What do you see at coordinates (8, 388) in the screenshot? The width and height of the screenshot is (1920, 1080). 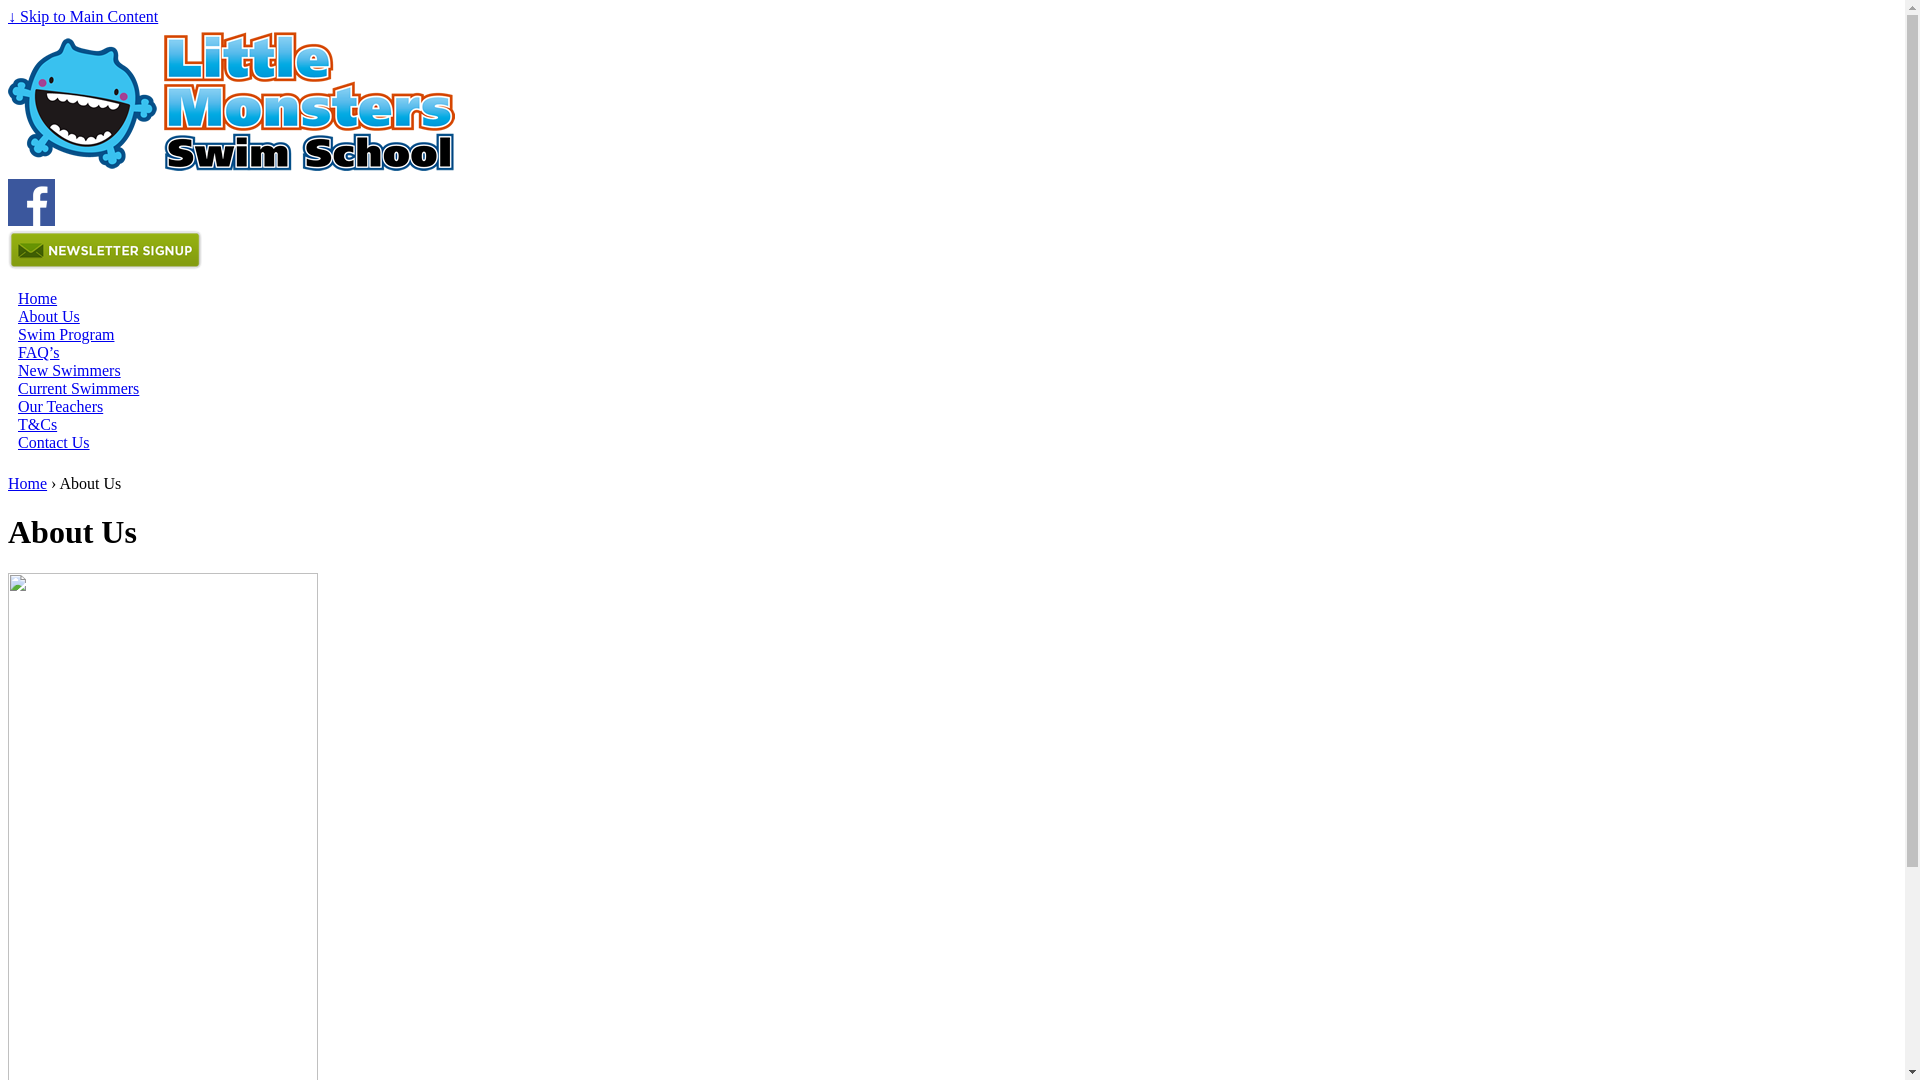 I see `'Current Swimmers'` at bounding box center [8, 388].